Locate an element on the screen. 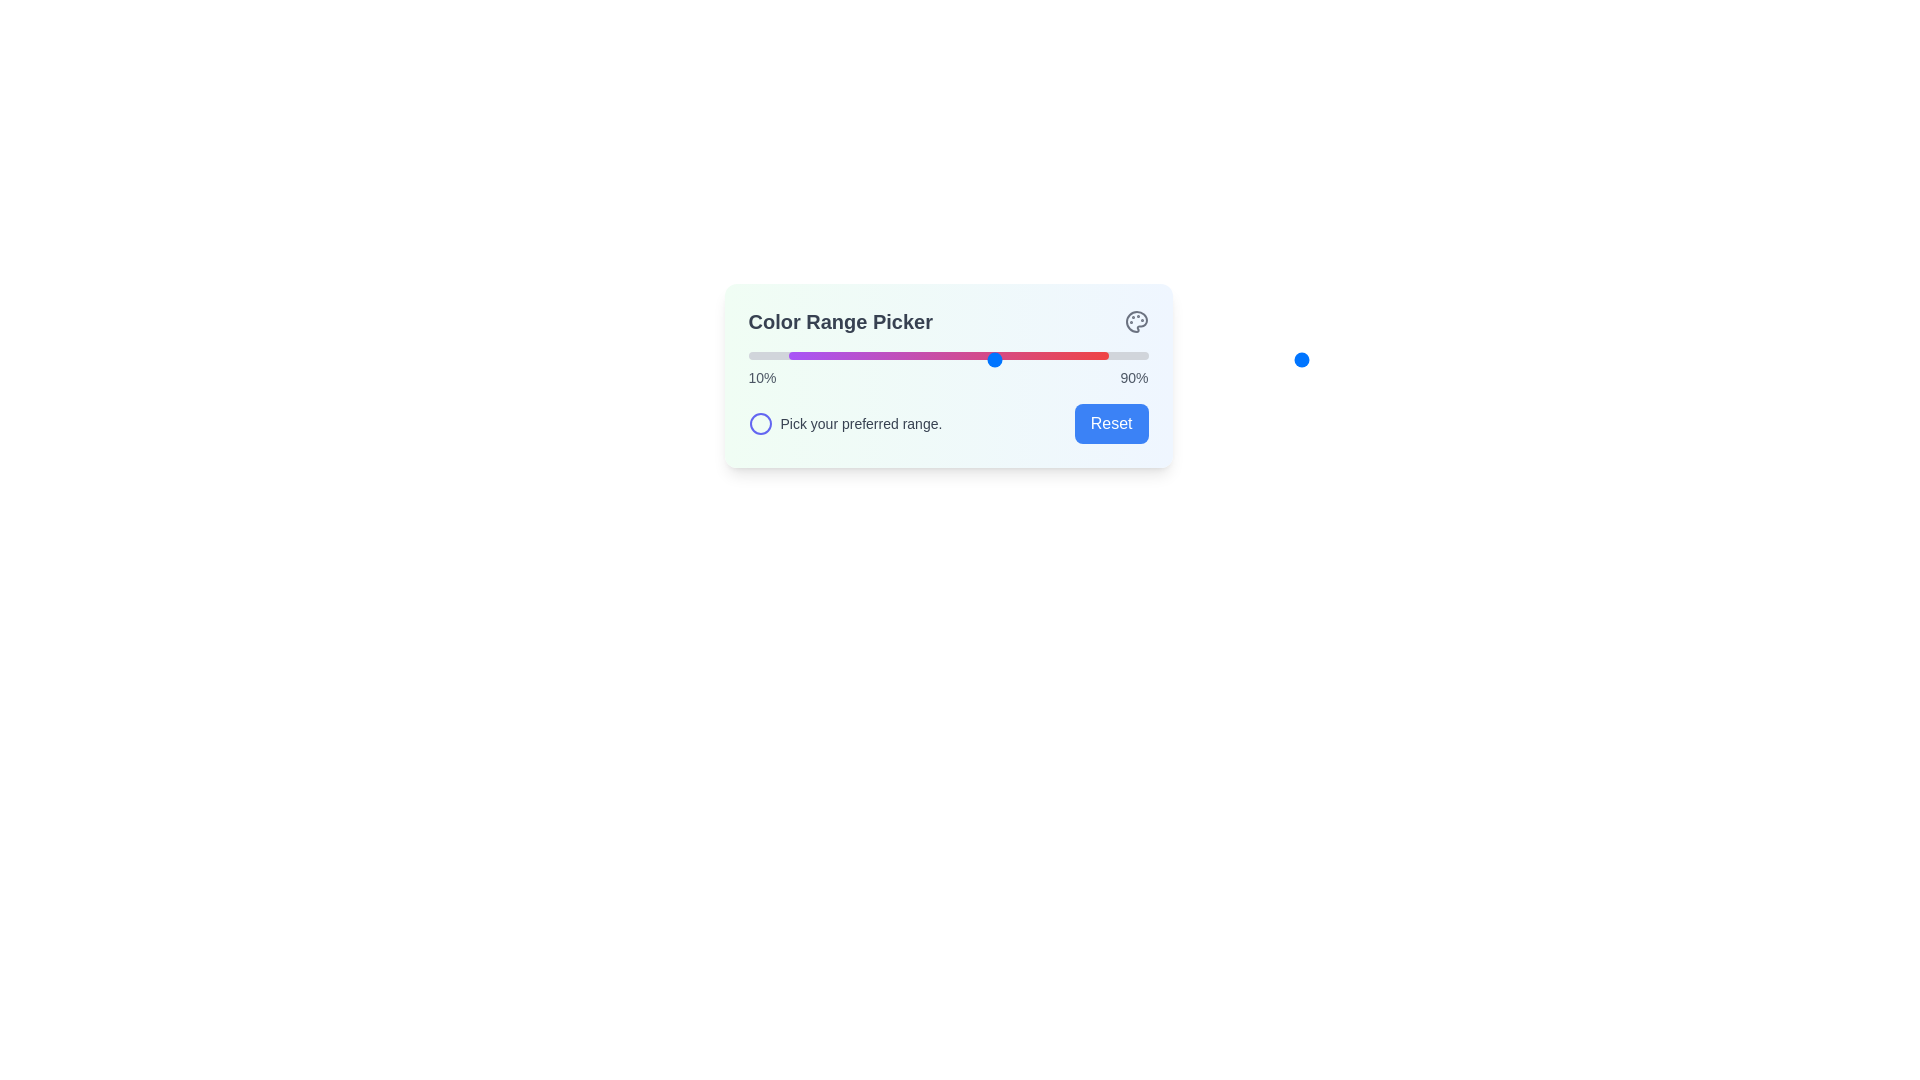 This screenshot has width=1920, height=1080. the static text label indicating the maximum value (90%) for the associated range selector, located at the rightmost position of the range bar is located at coordinates (1134, 378).